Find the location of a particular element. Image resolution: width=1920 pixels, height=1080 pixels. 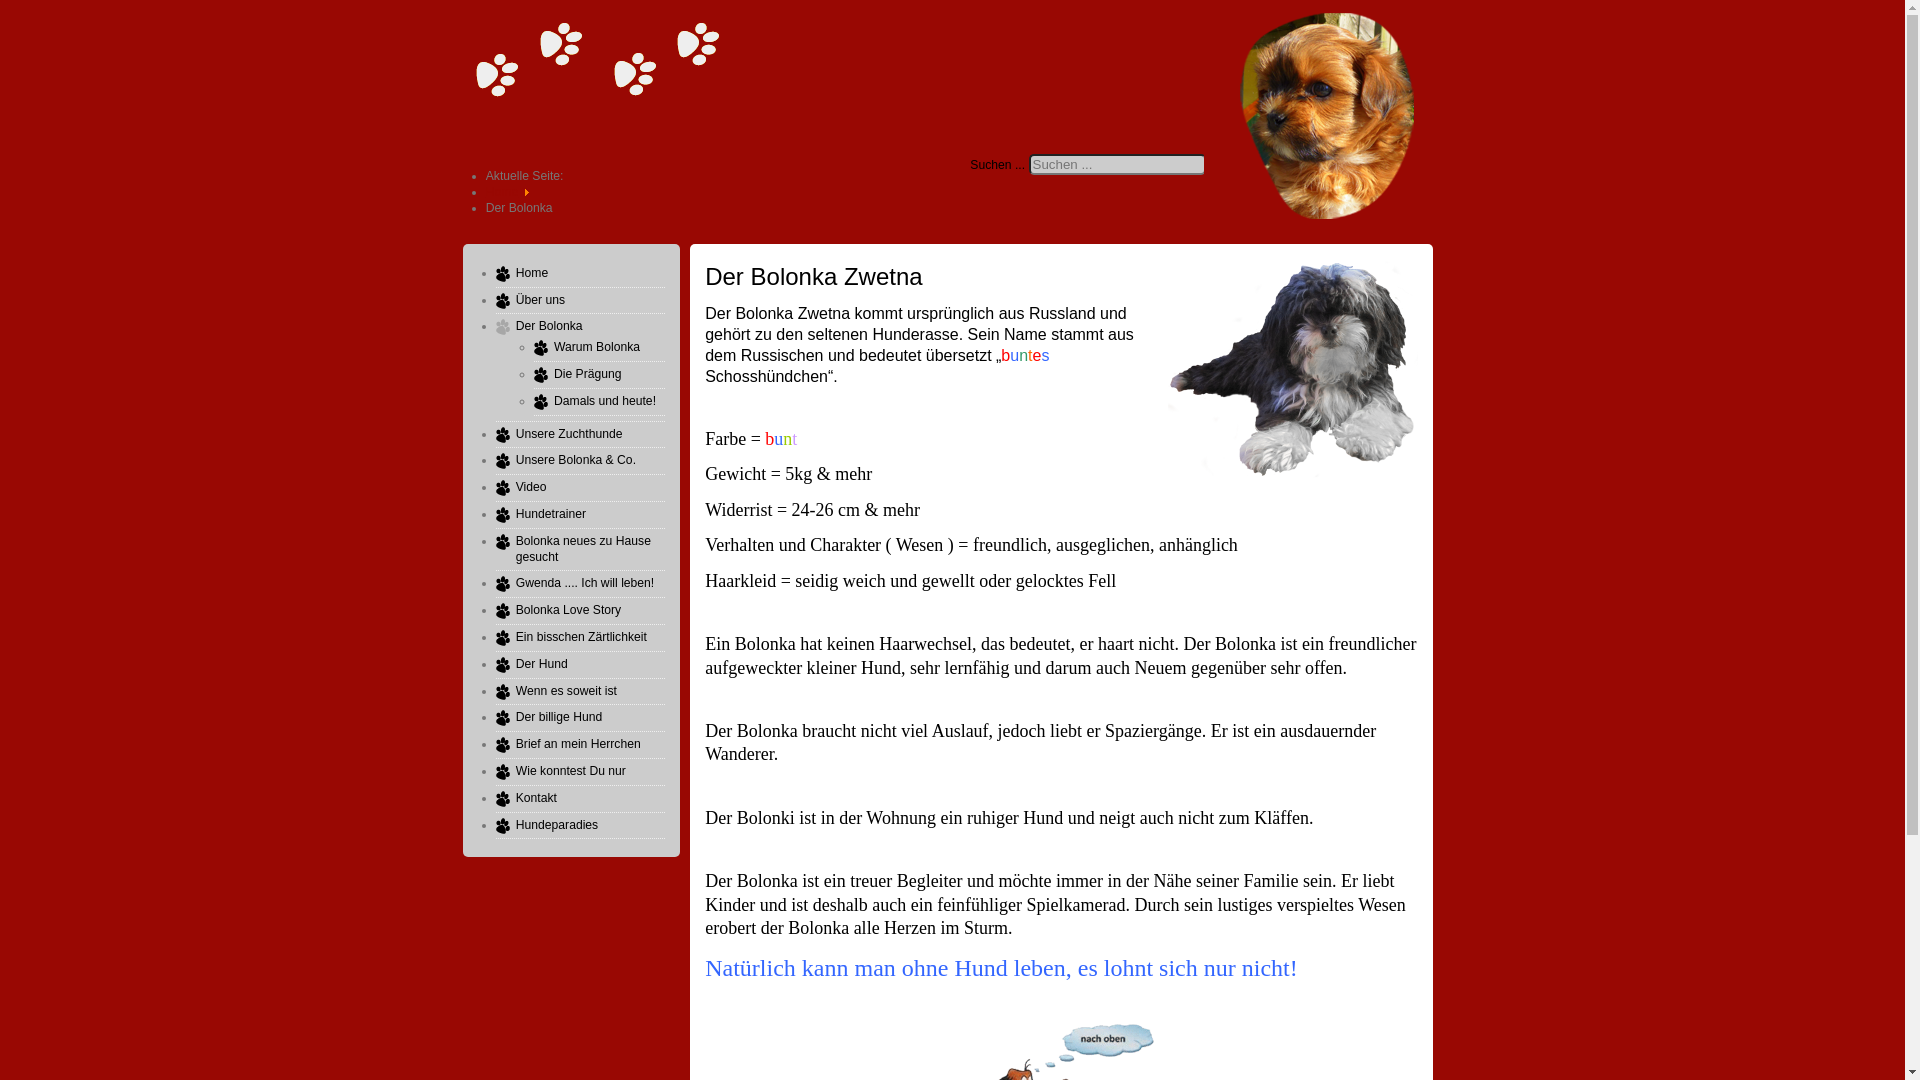

'Bolonka neues zu Hause gesucht' is located at coordinates (582, 548).